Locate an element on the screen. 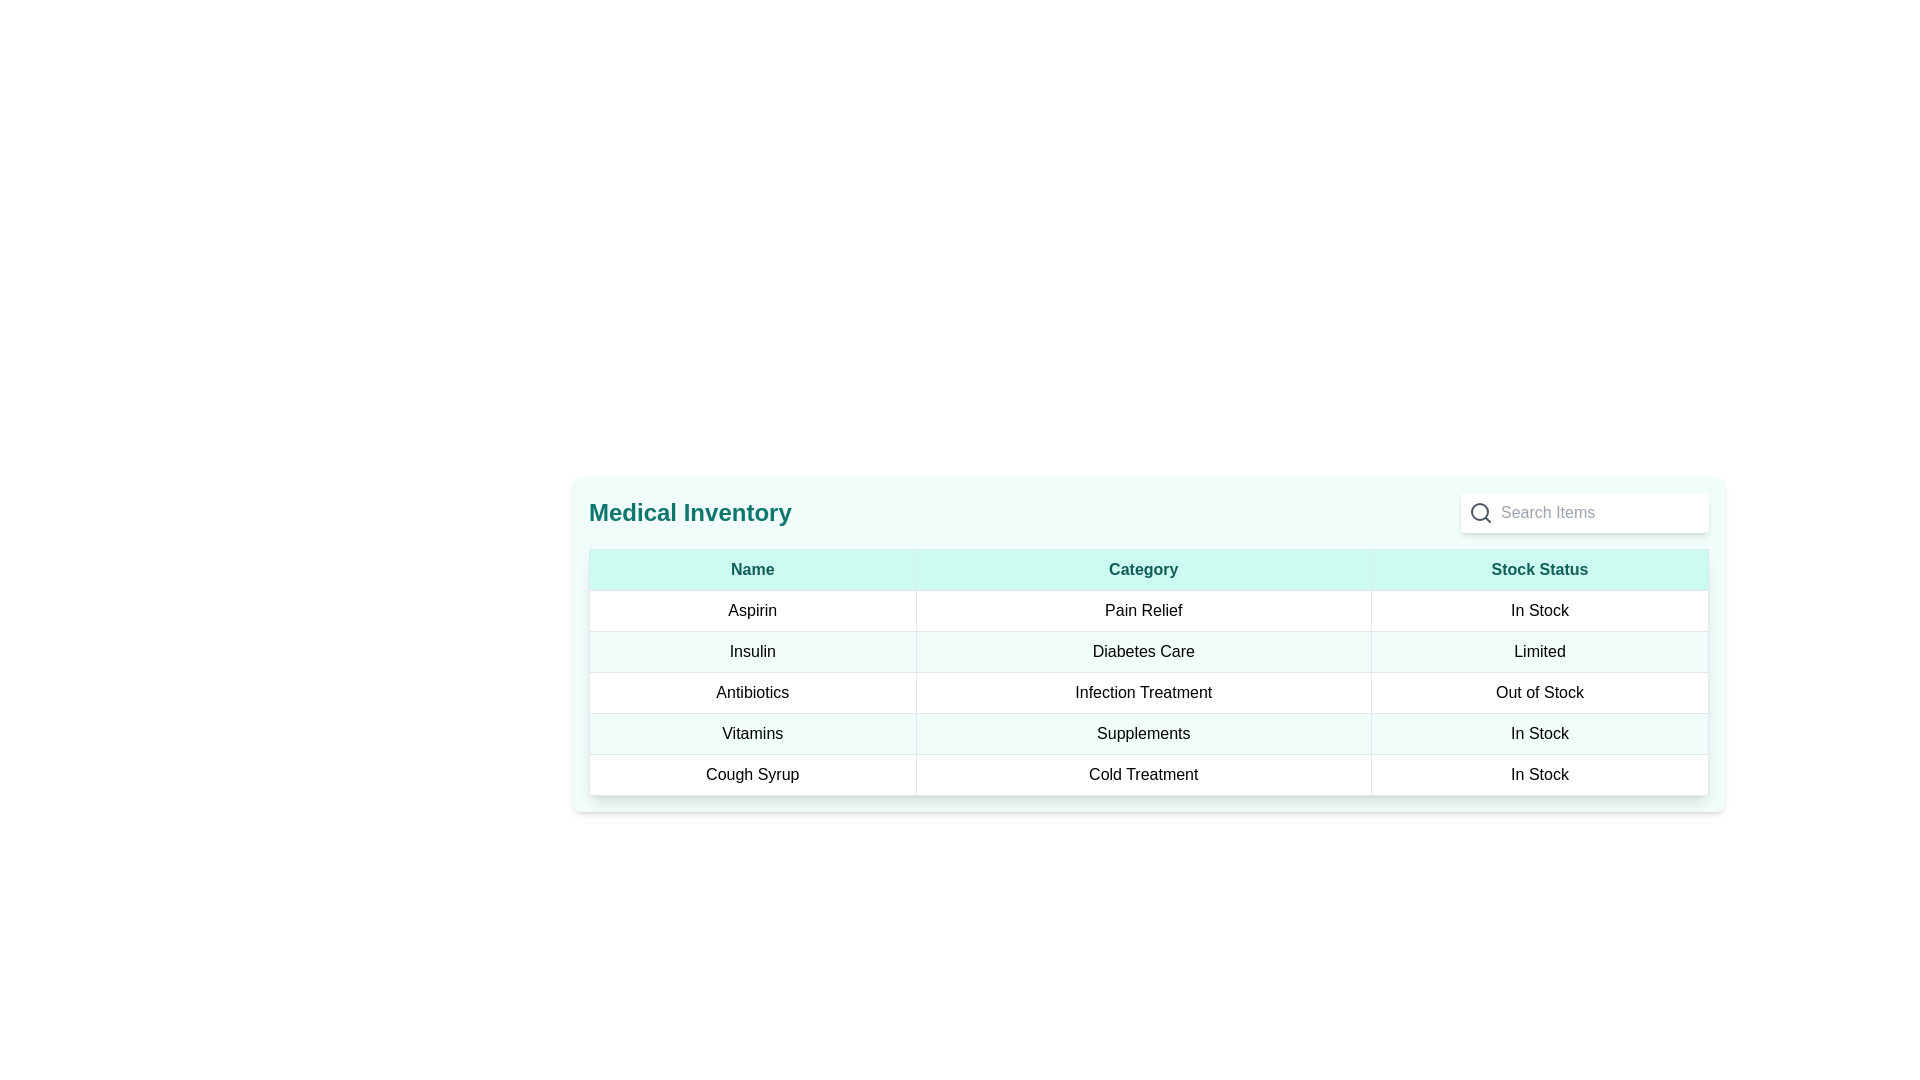 This screenshot has width=1920, height=1080. the search icon located at the top-right corner above the table is located at coordinates (1481, 512).